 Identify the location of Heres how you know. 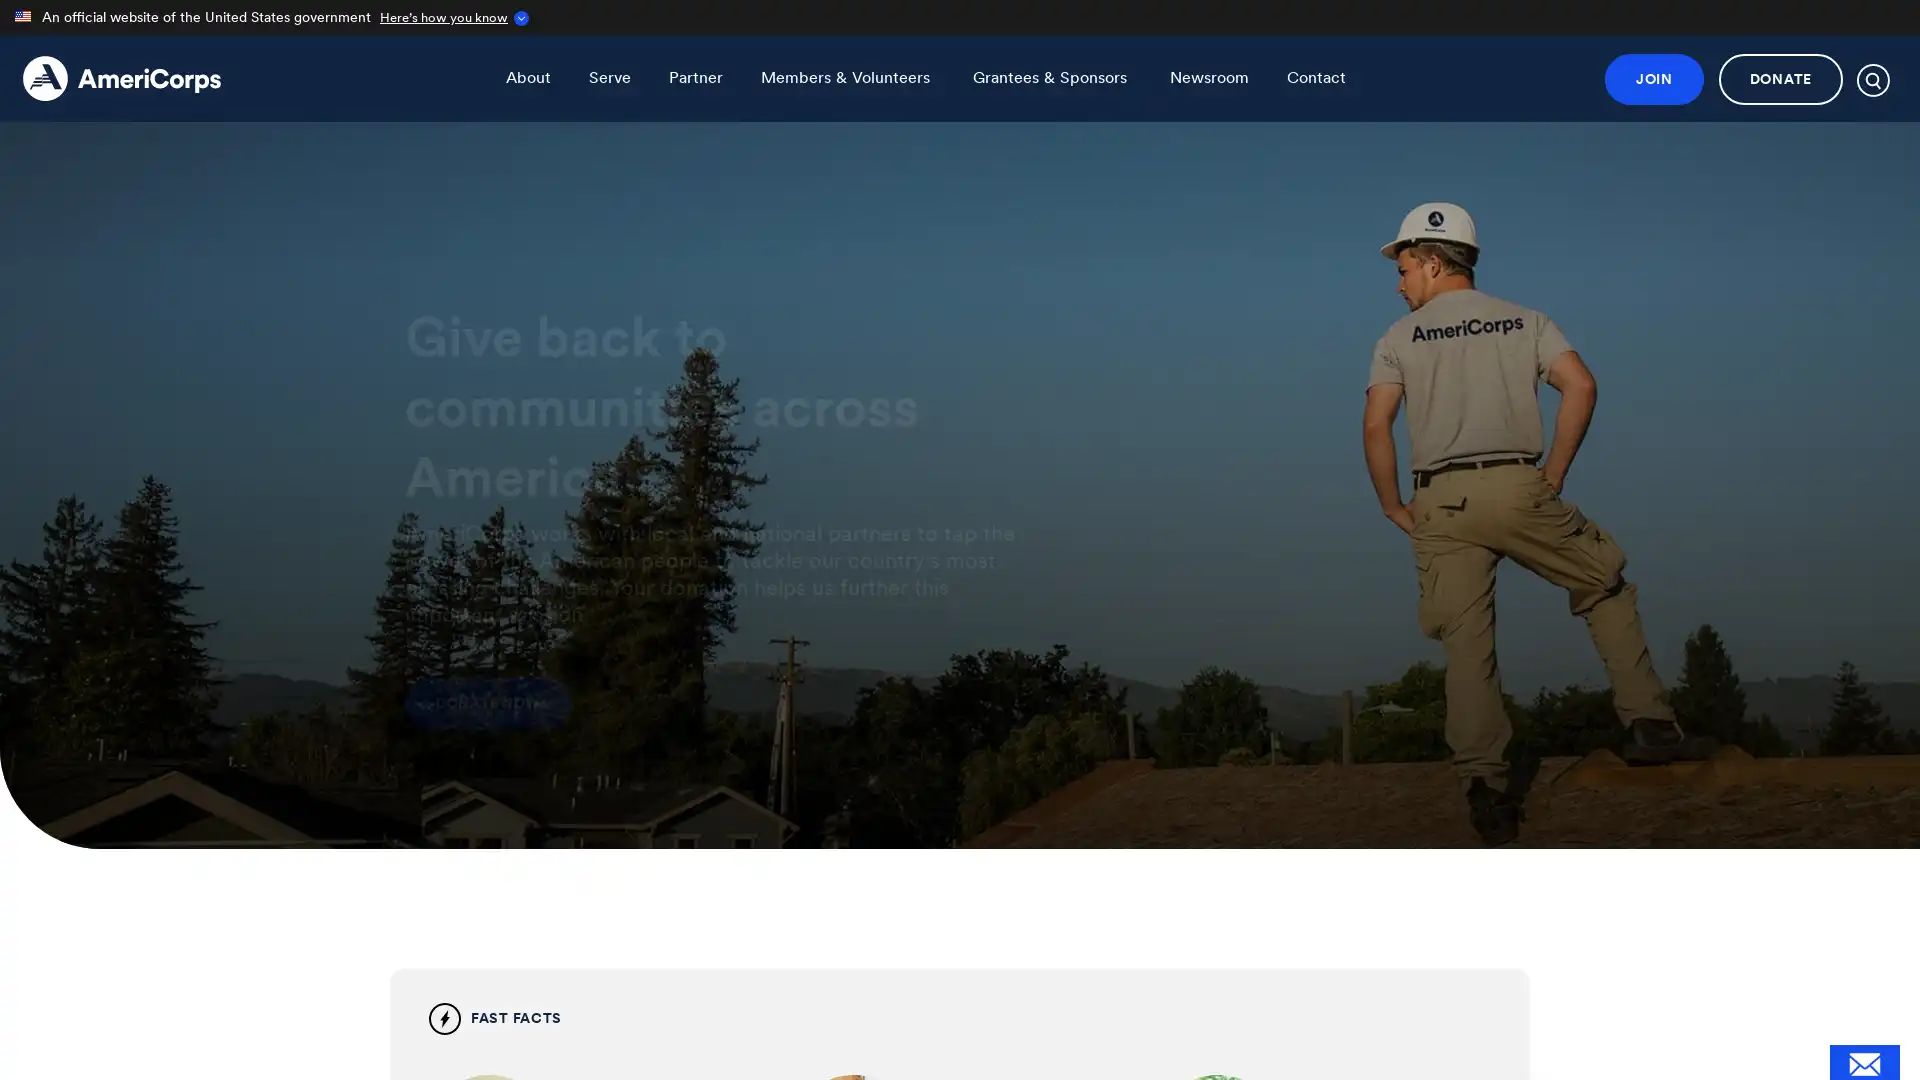
(450, 17).